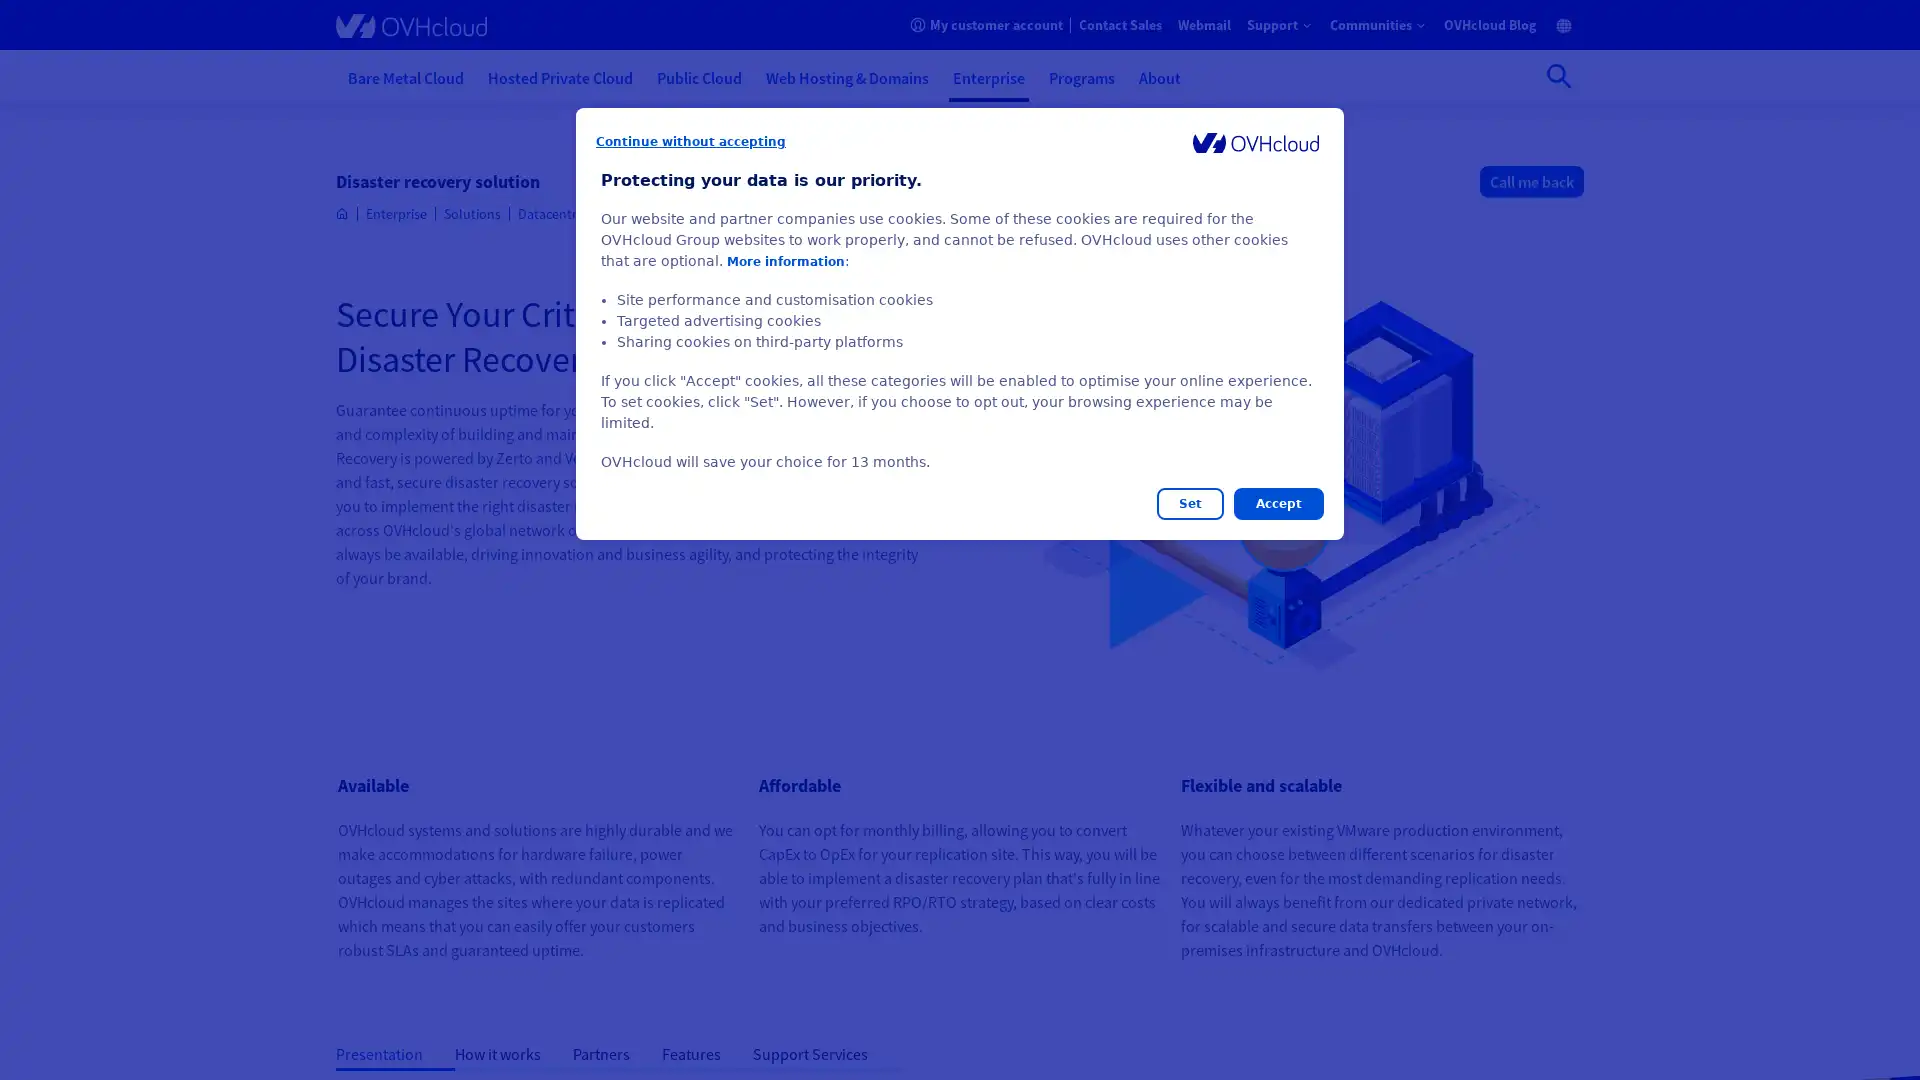  I want to click on Open search bar, so click(1558, 75).